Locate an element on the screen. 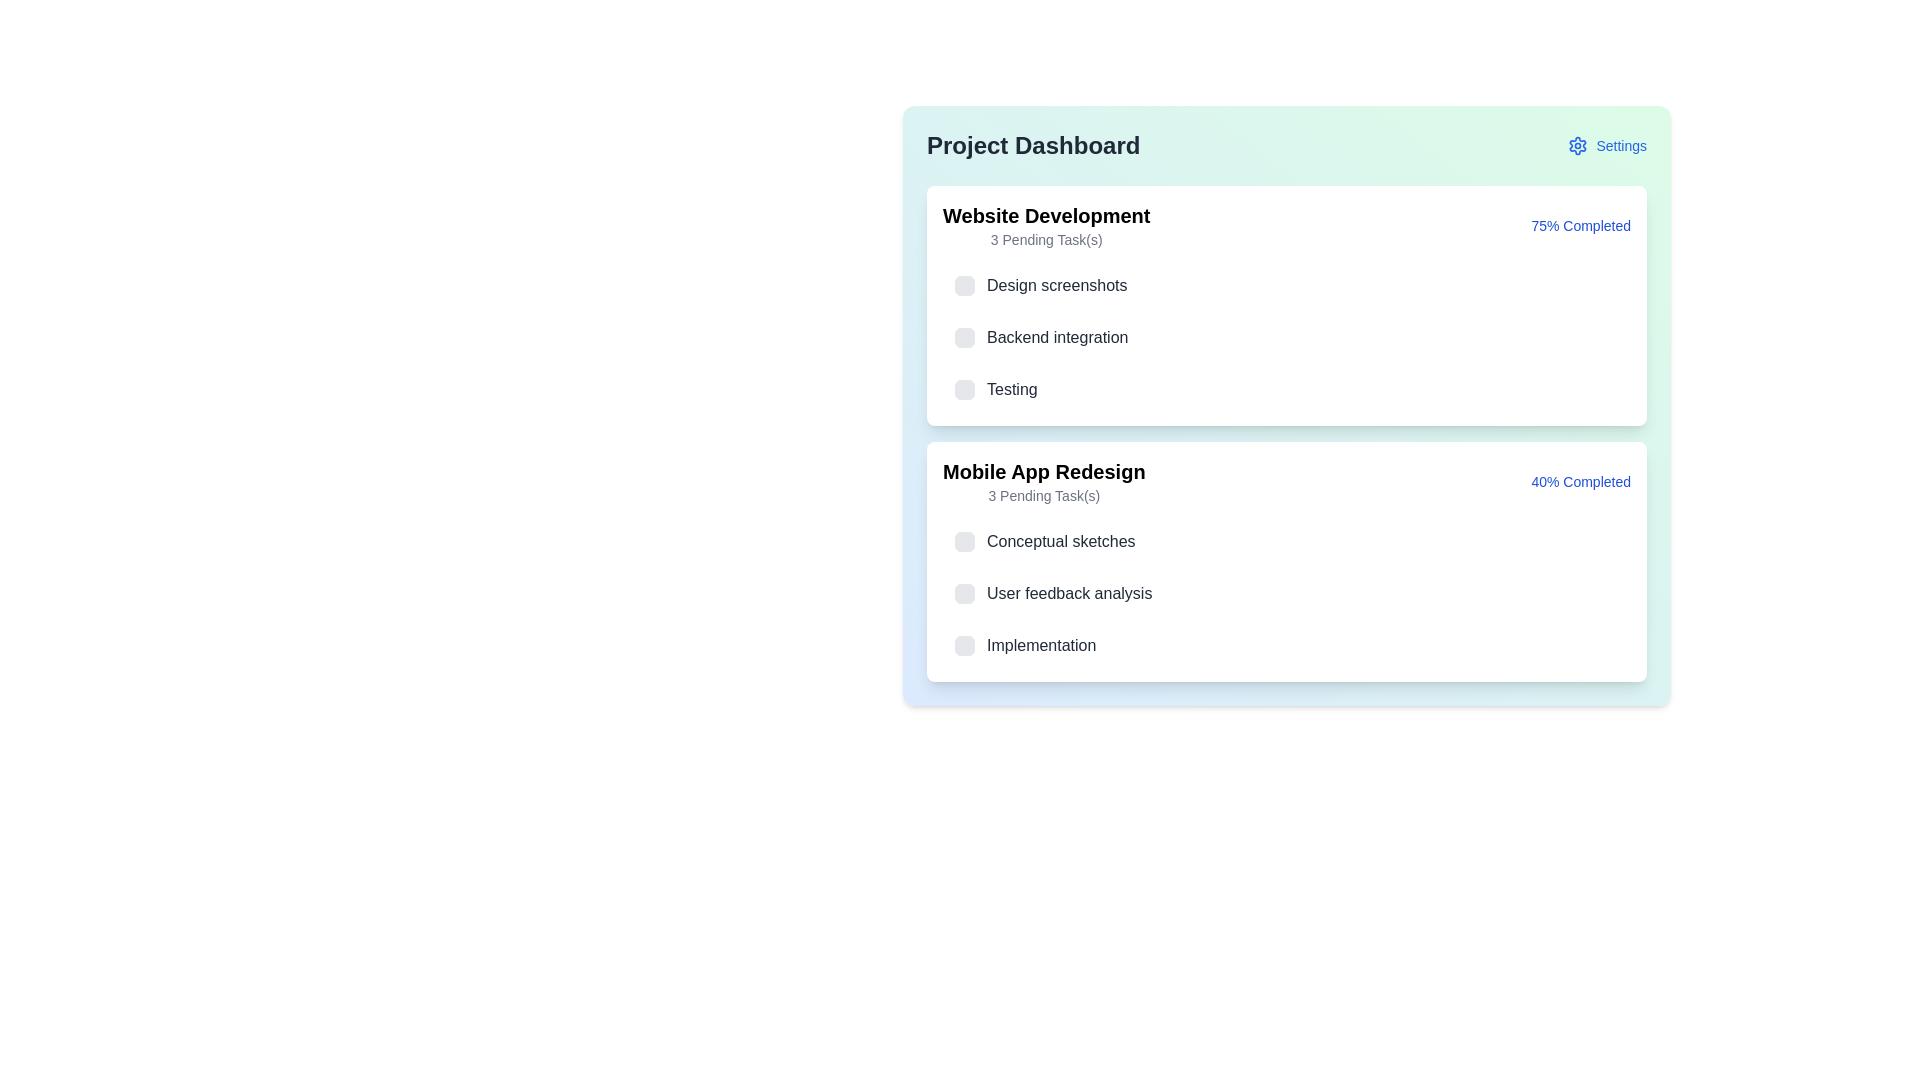  the label displaying 'Website Development' which is a bold, large-font styled text located at the top-left corner of the white card under the heading 'Project Dashboard' is located at coordinates (1045, 216).